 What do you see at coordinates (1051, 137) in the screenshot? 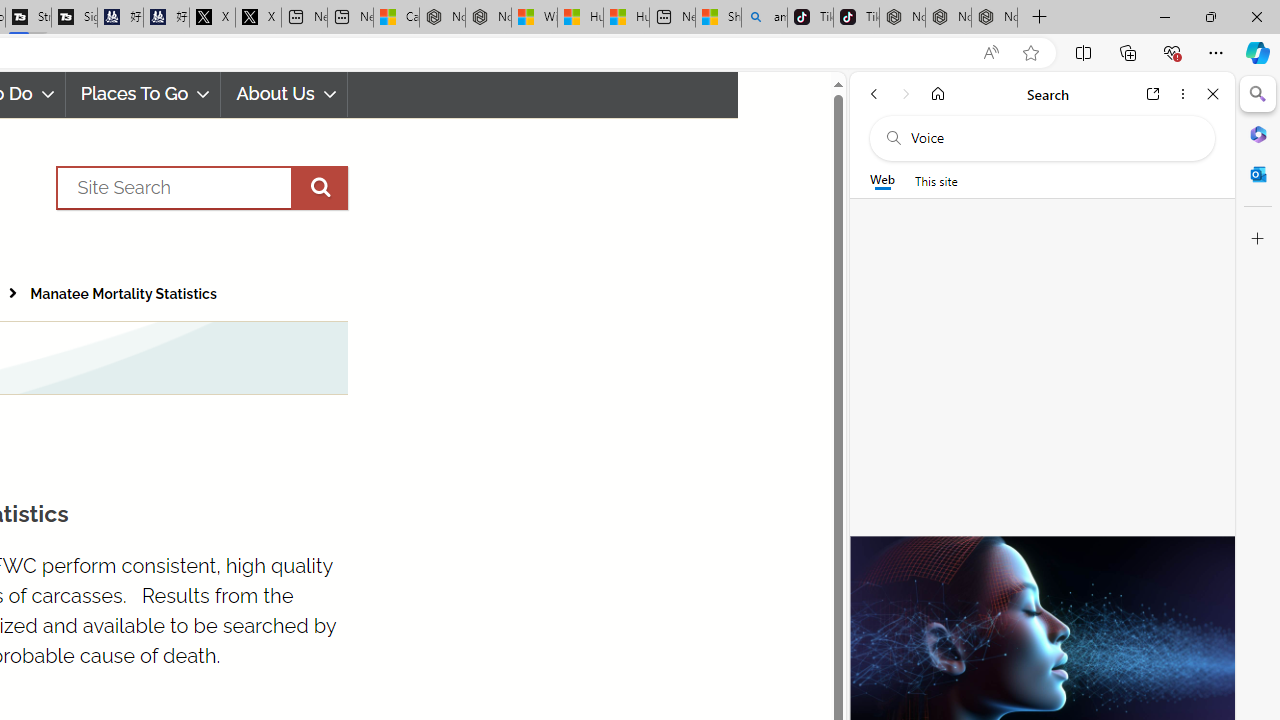
I see `'Search the web'` at bounding box center [1051, 137].